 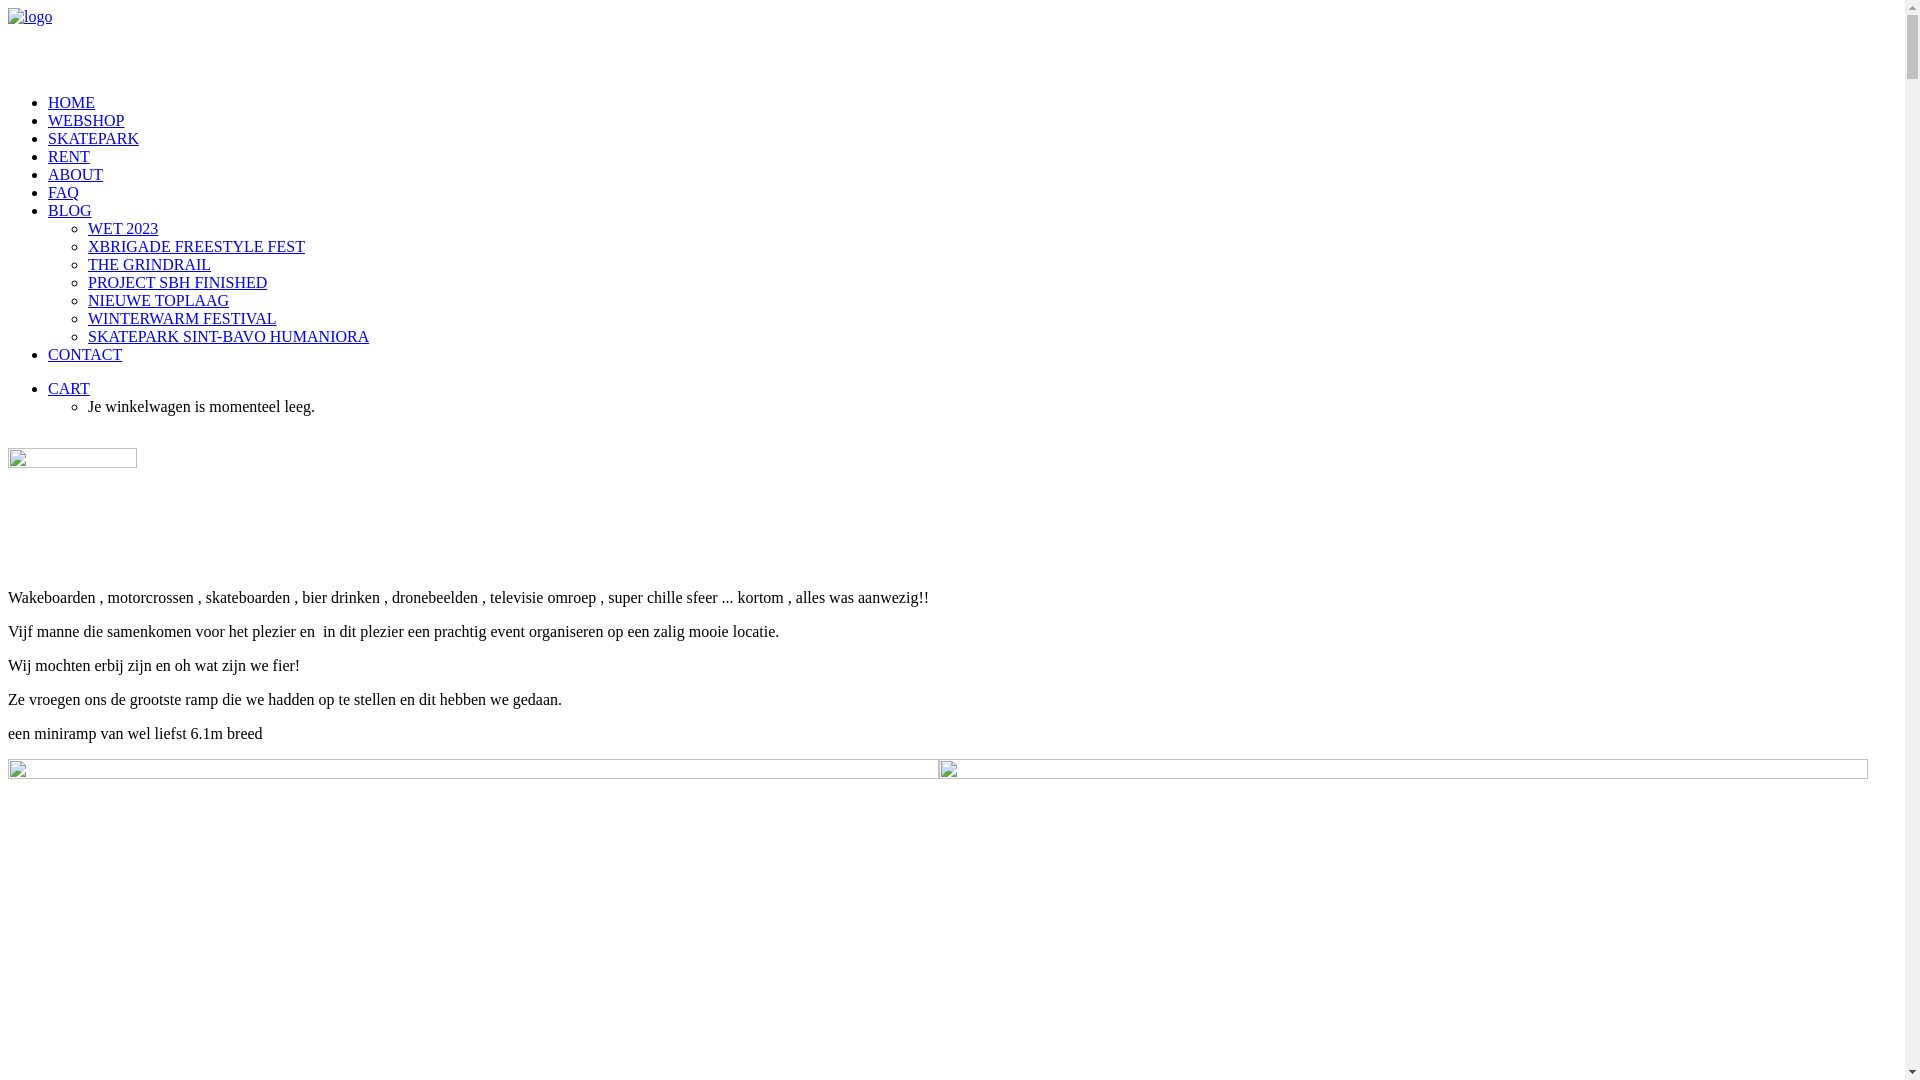 What do you see at coordinates (992, 264) in the screenshot?
I see `'THE GRINDRAIL'` at bounding box center [992, 264].